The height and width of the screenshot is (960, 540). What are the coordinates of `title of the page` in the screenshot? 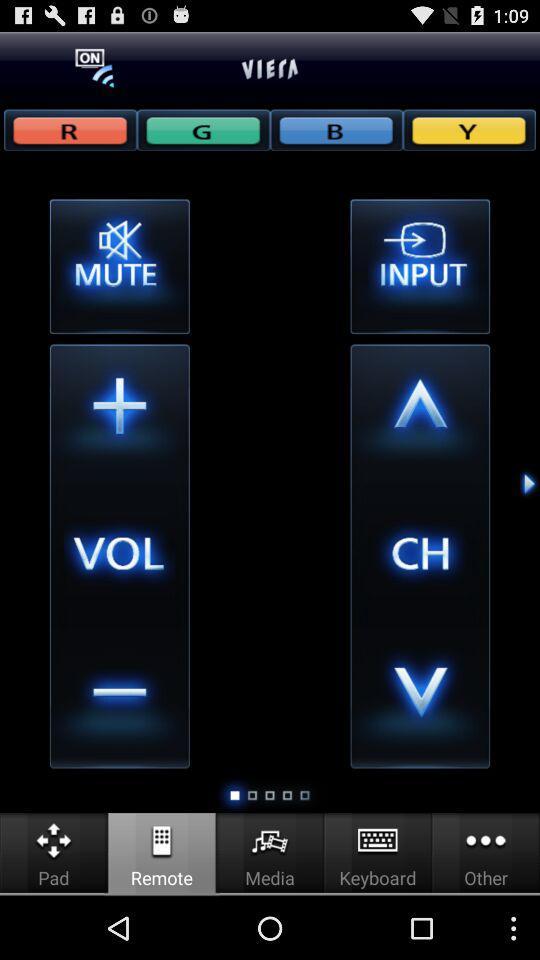 It's located at (270, 68).